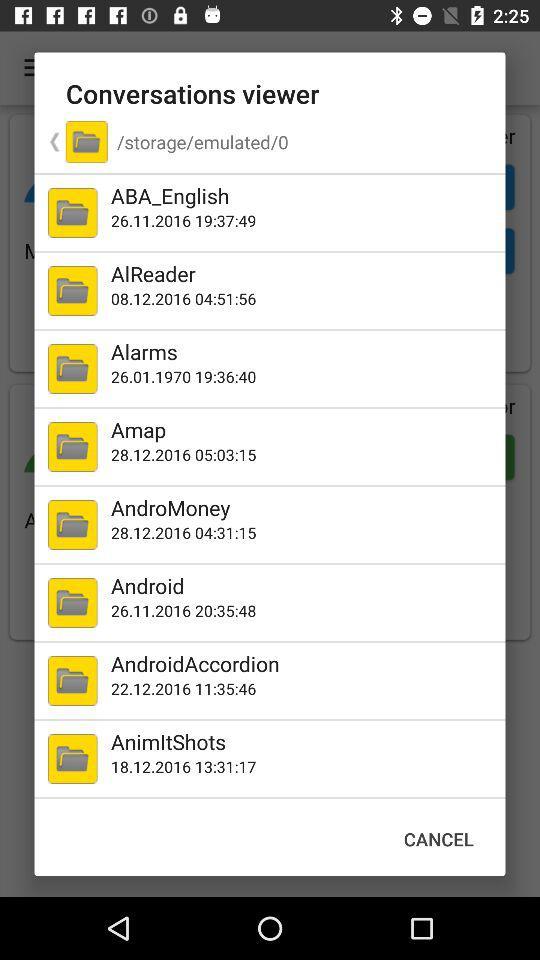  What do you see at coordinates (303, 740) in the screenshot?
I see `icon above 18 12 2016` at bounding box center [303, 740].